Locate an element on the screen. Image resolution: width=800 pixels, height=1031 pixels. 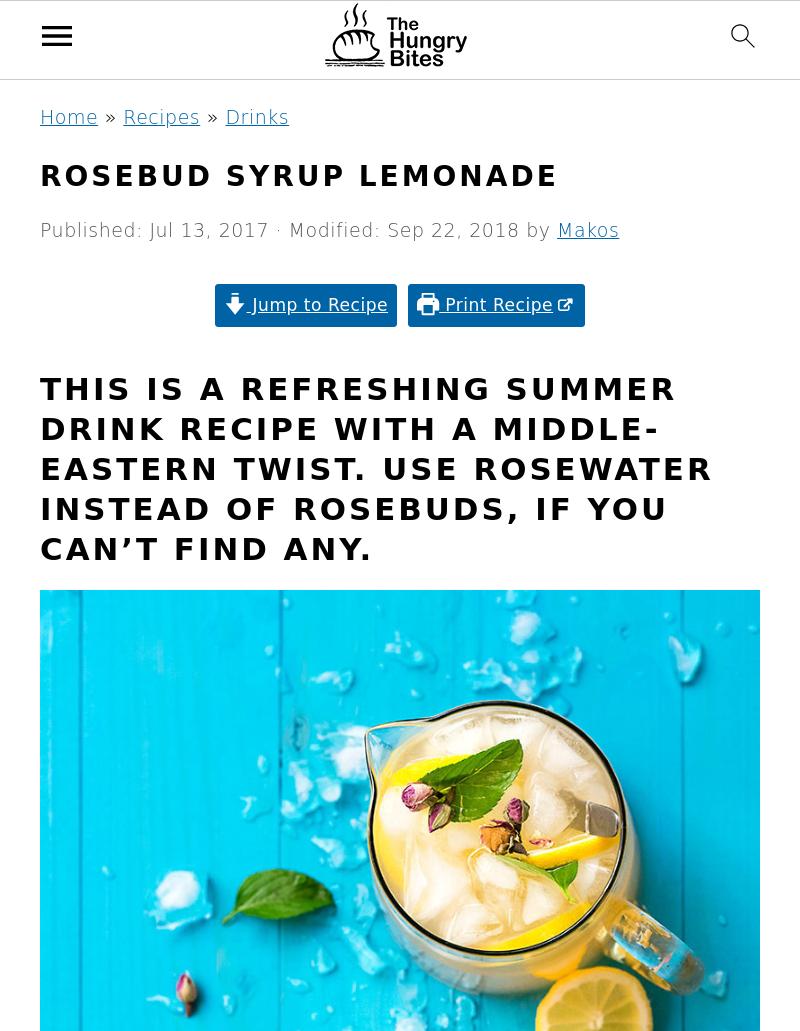
'Print Recipe' is located at coordinates (437, 304).